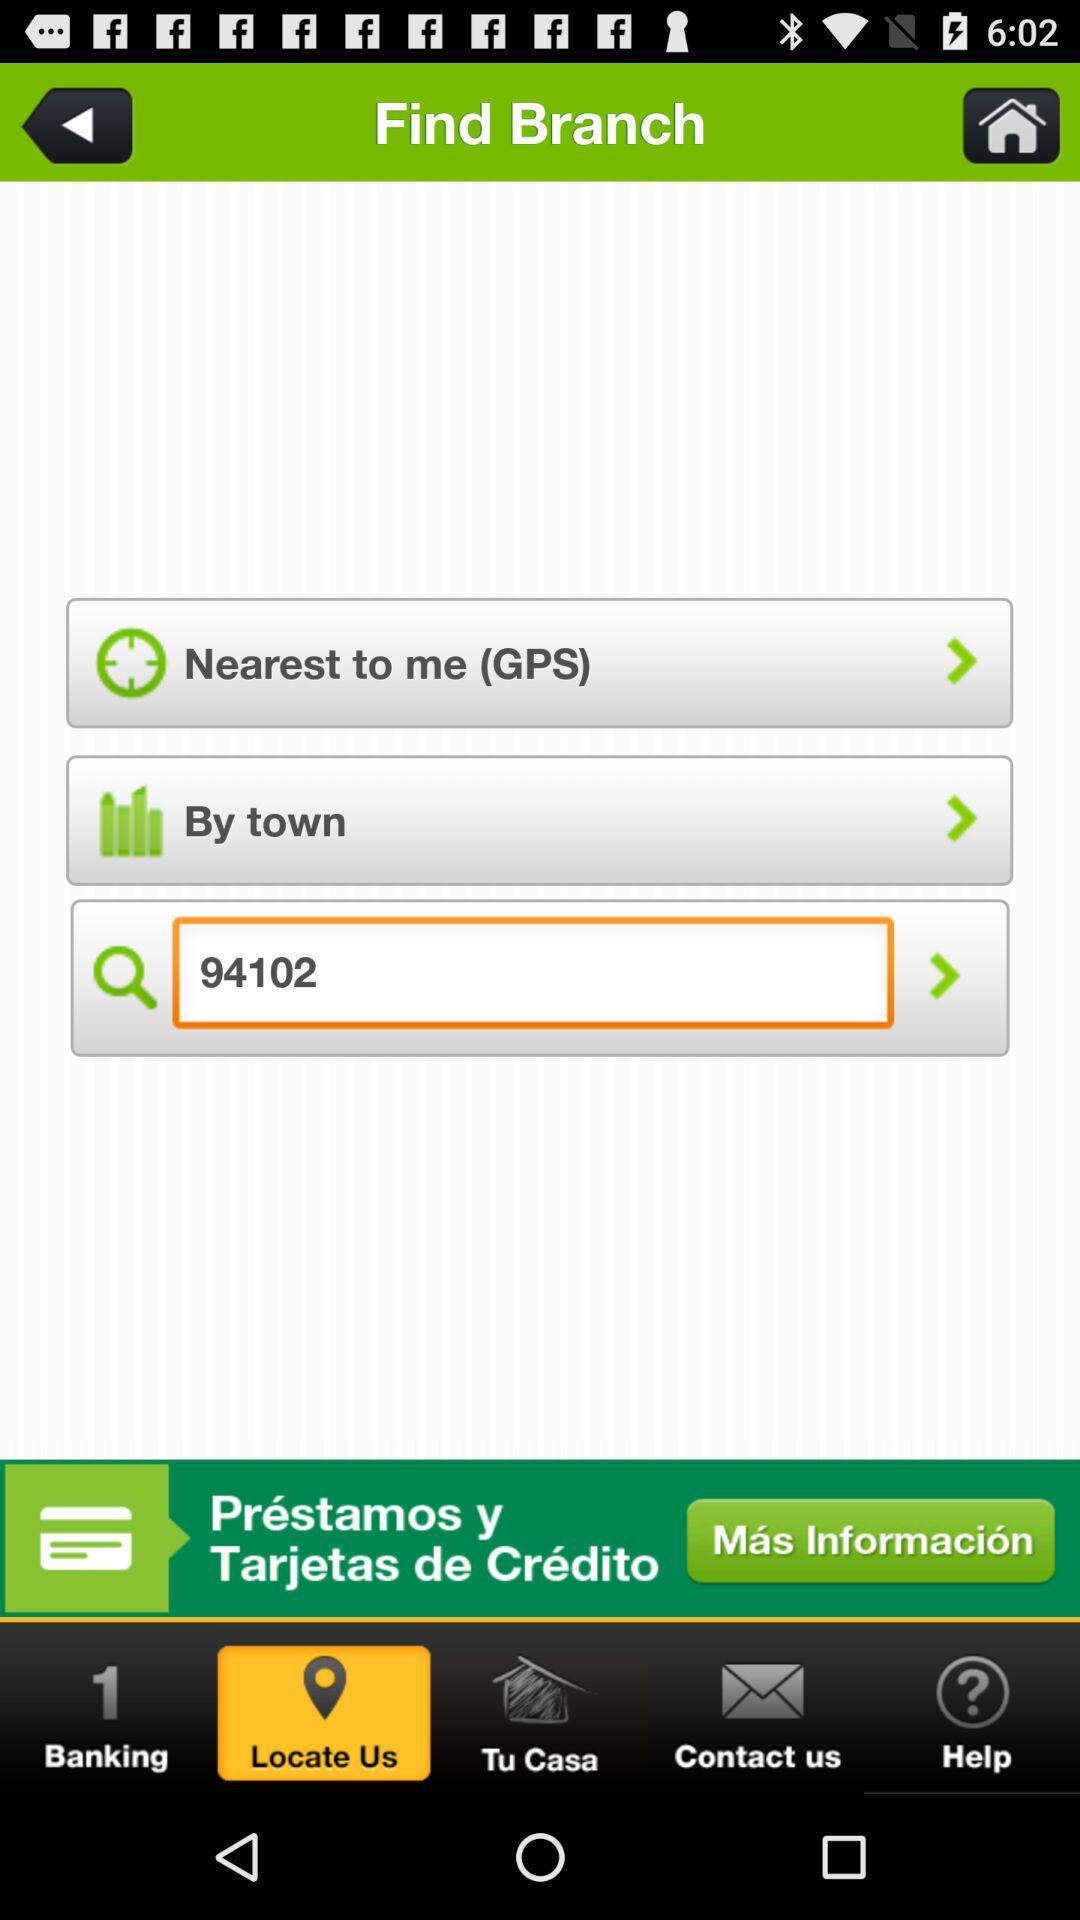 The image size is (1080, 1920). What do you see at coordinates (943, 1045) in the screenshot?
I see `the arrow_forward icon` at bounding box center [943, 1045].